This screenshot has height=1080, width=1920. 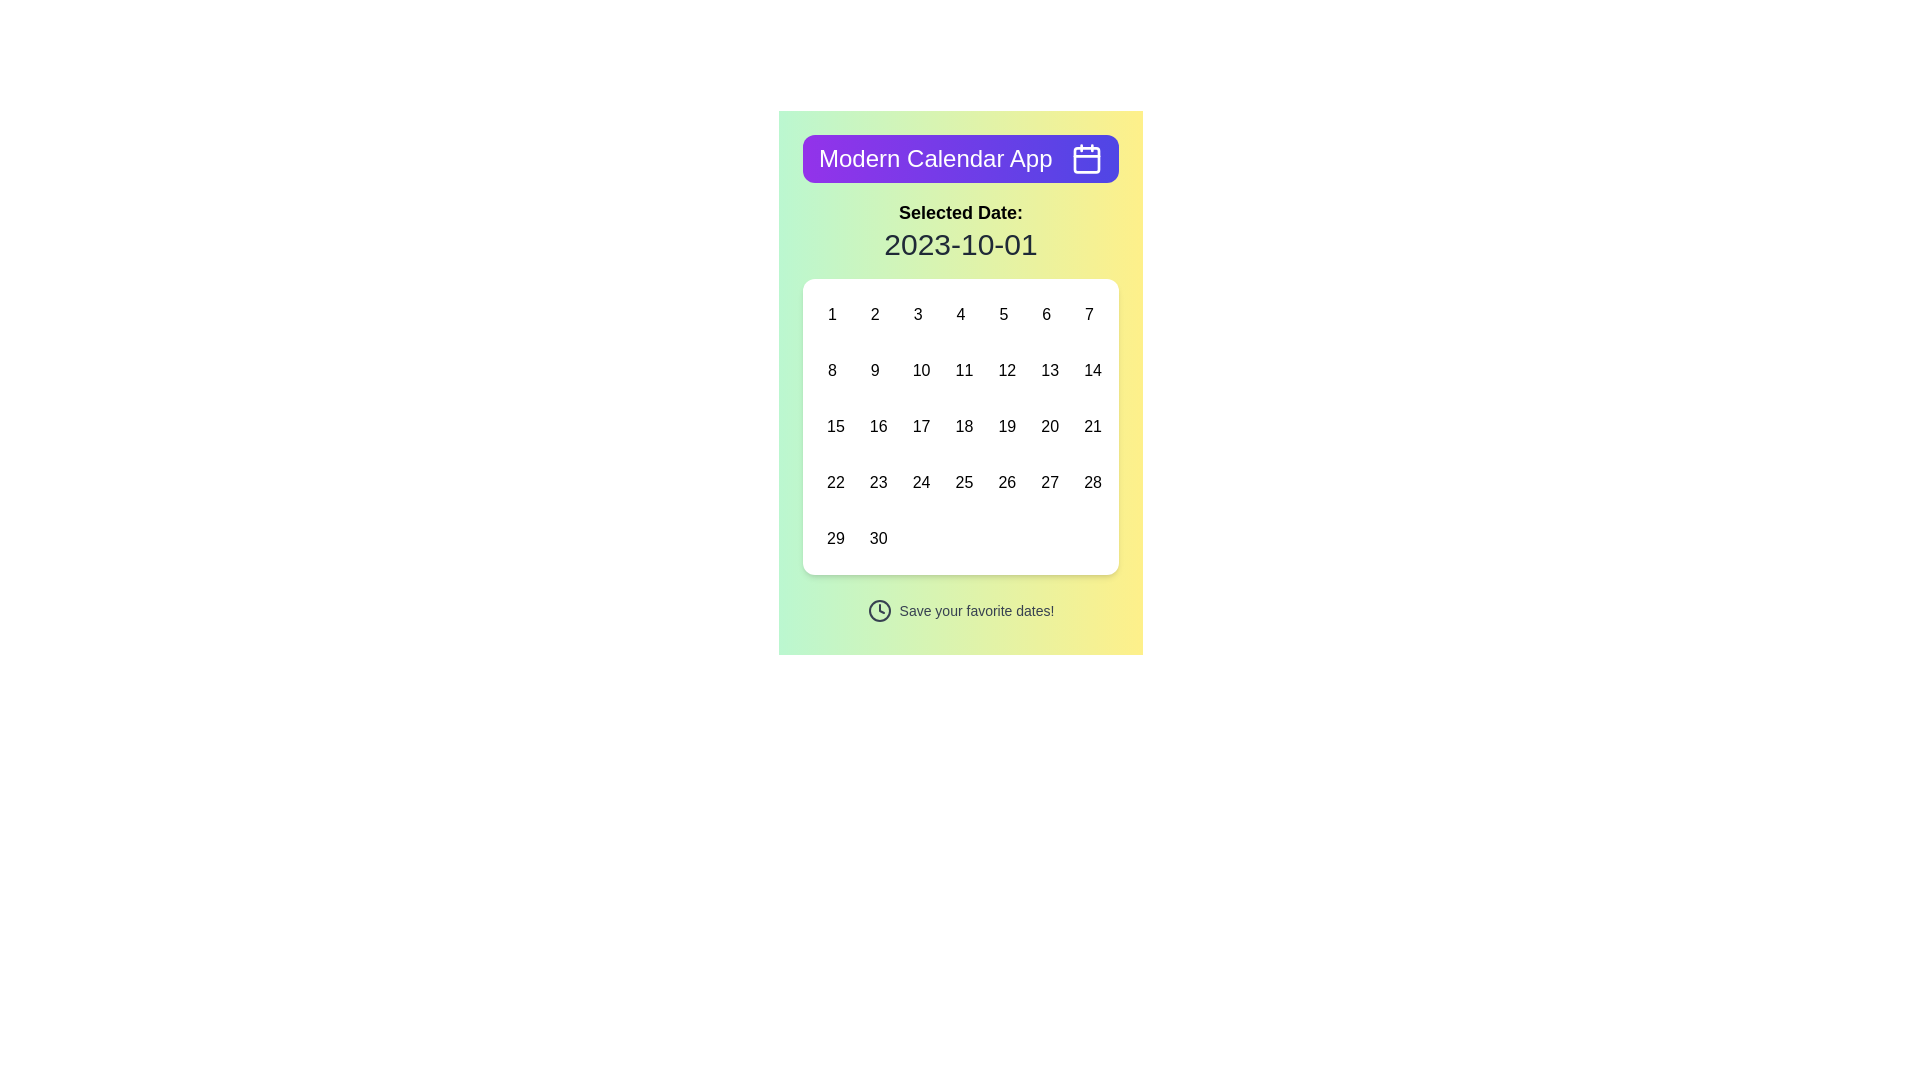 I want to click on the central SVG circle element of the clock icon, which has a green background and is located below the calendar grid, so click(x=879, y=609).